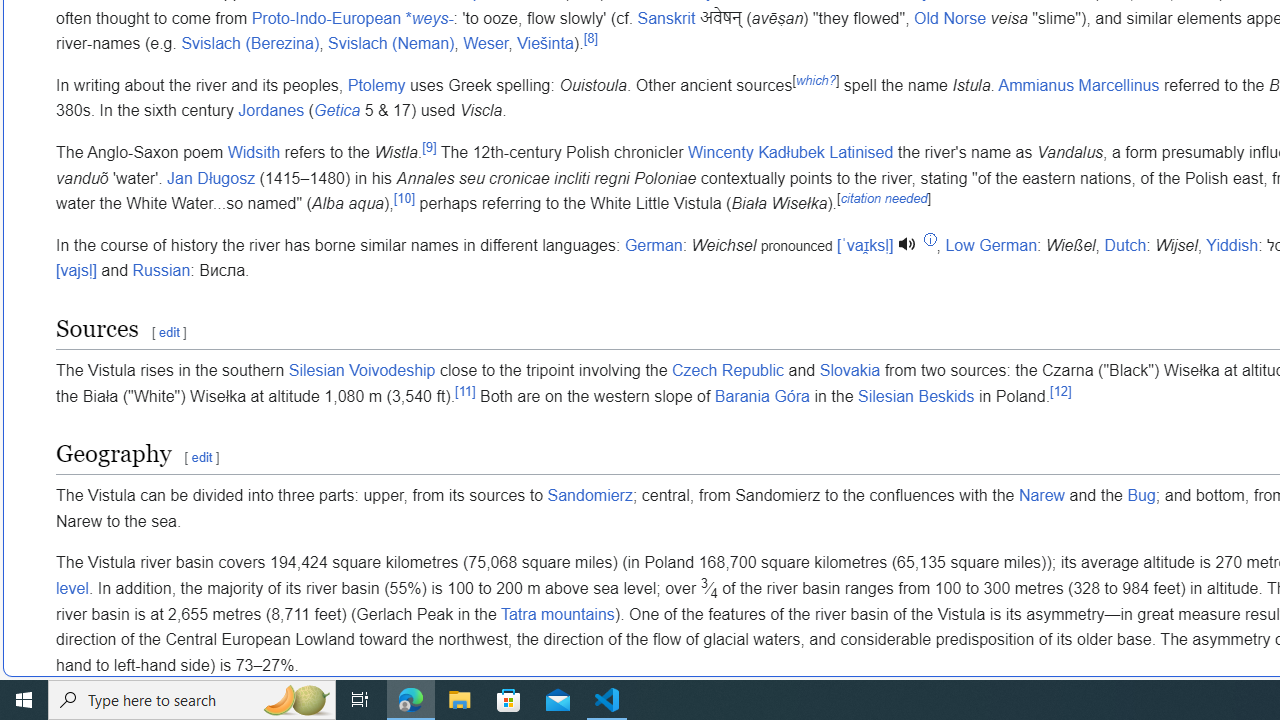 This screenshot has width=1280, height=720. What do you see at coordinates (464, 390) in the screenshot?
I see `'[11]'` at bounding box center [464, 390].